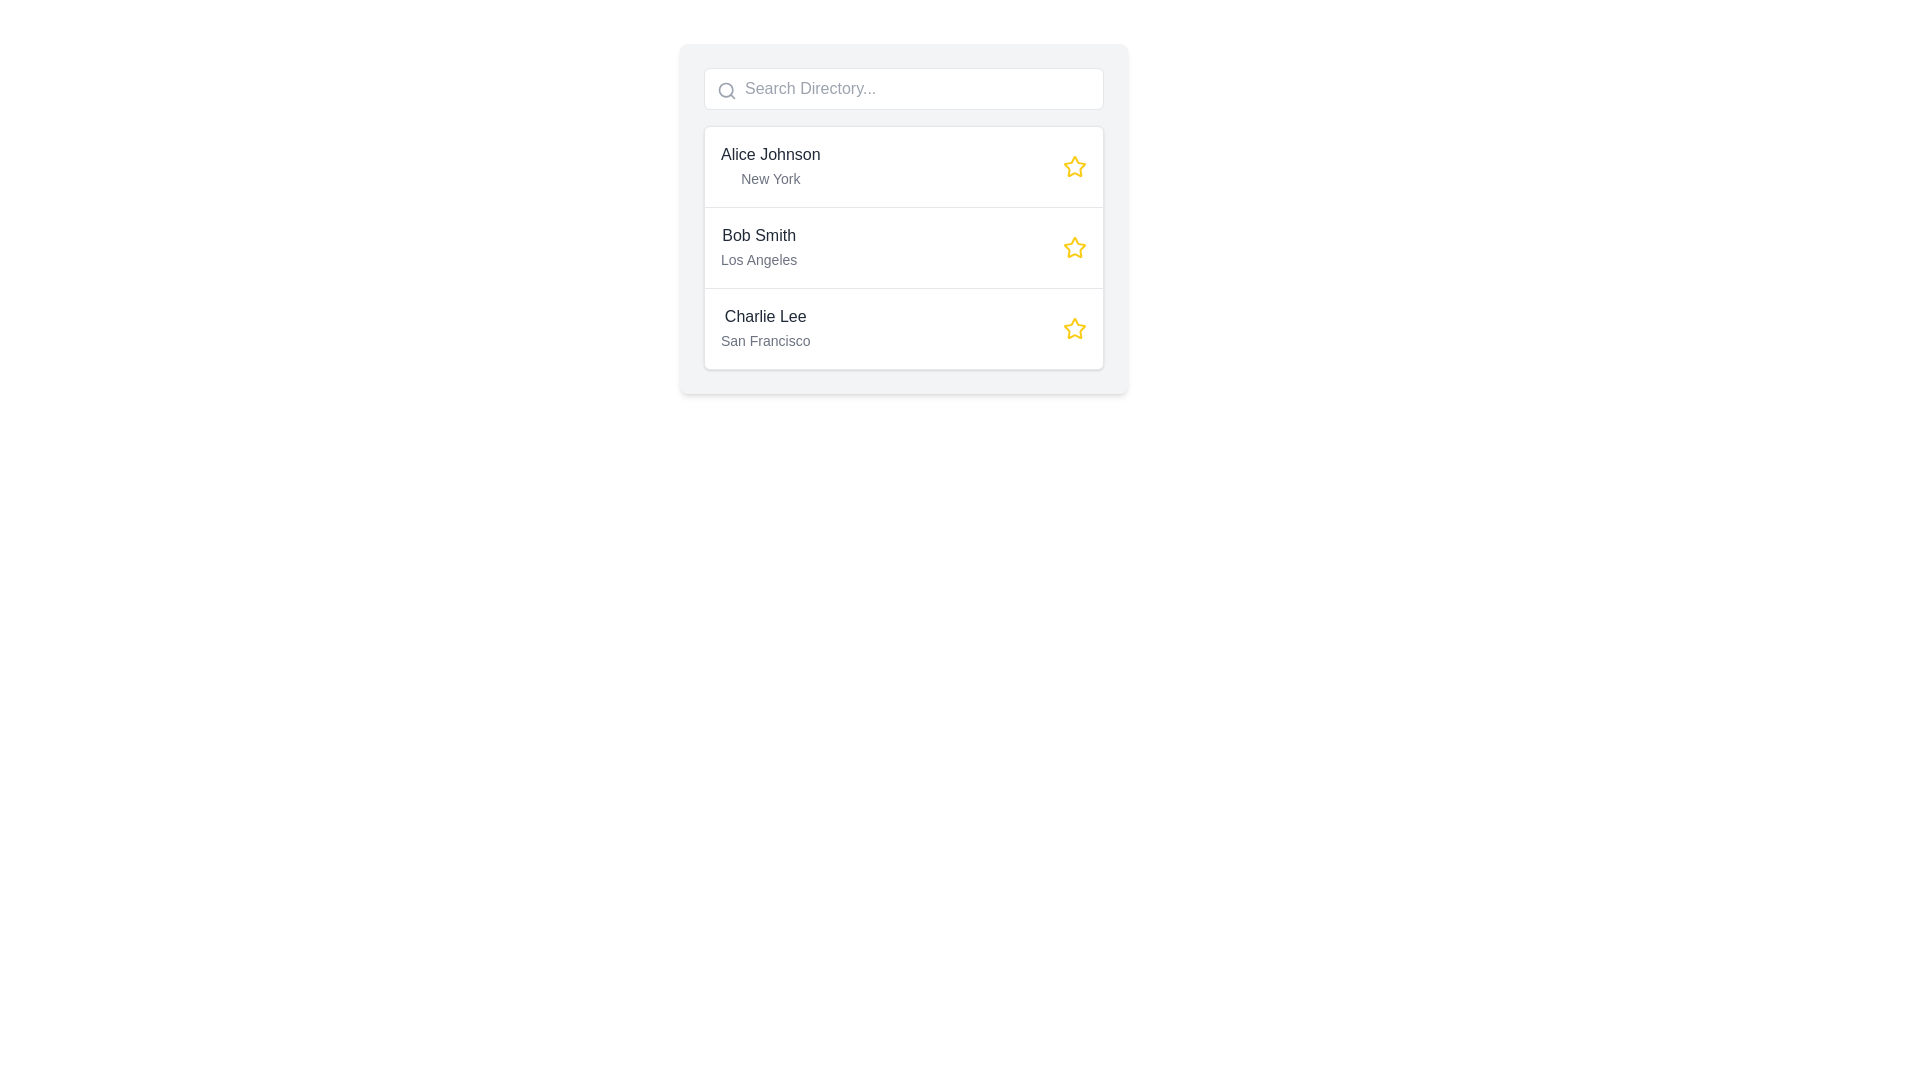  What do you see at coordinates (764, 339) in the screenshot?
I see `the text label providing supplementary information about the location of 'Charlie Lee' in the directory, which is located under the bold text 'Charlie Lee'` at bounding box center [764, 339].